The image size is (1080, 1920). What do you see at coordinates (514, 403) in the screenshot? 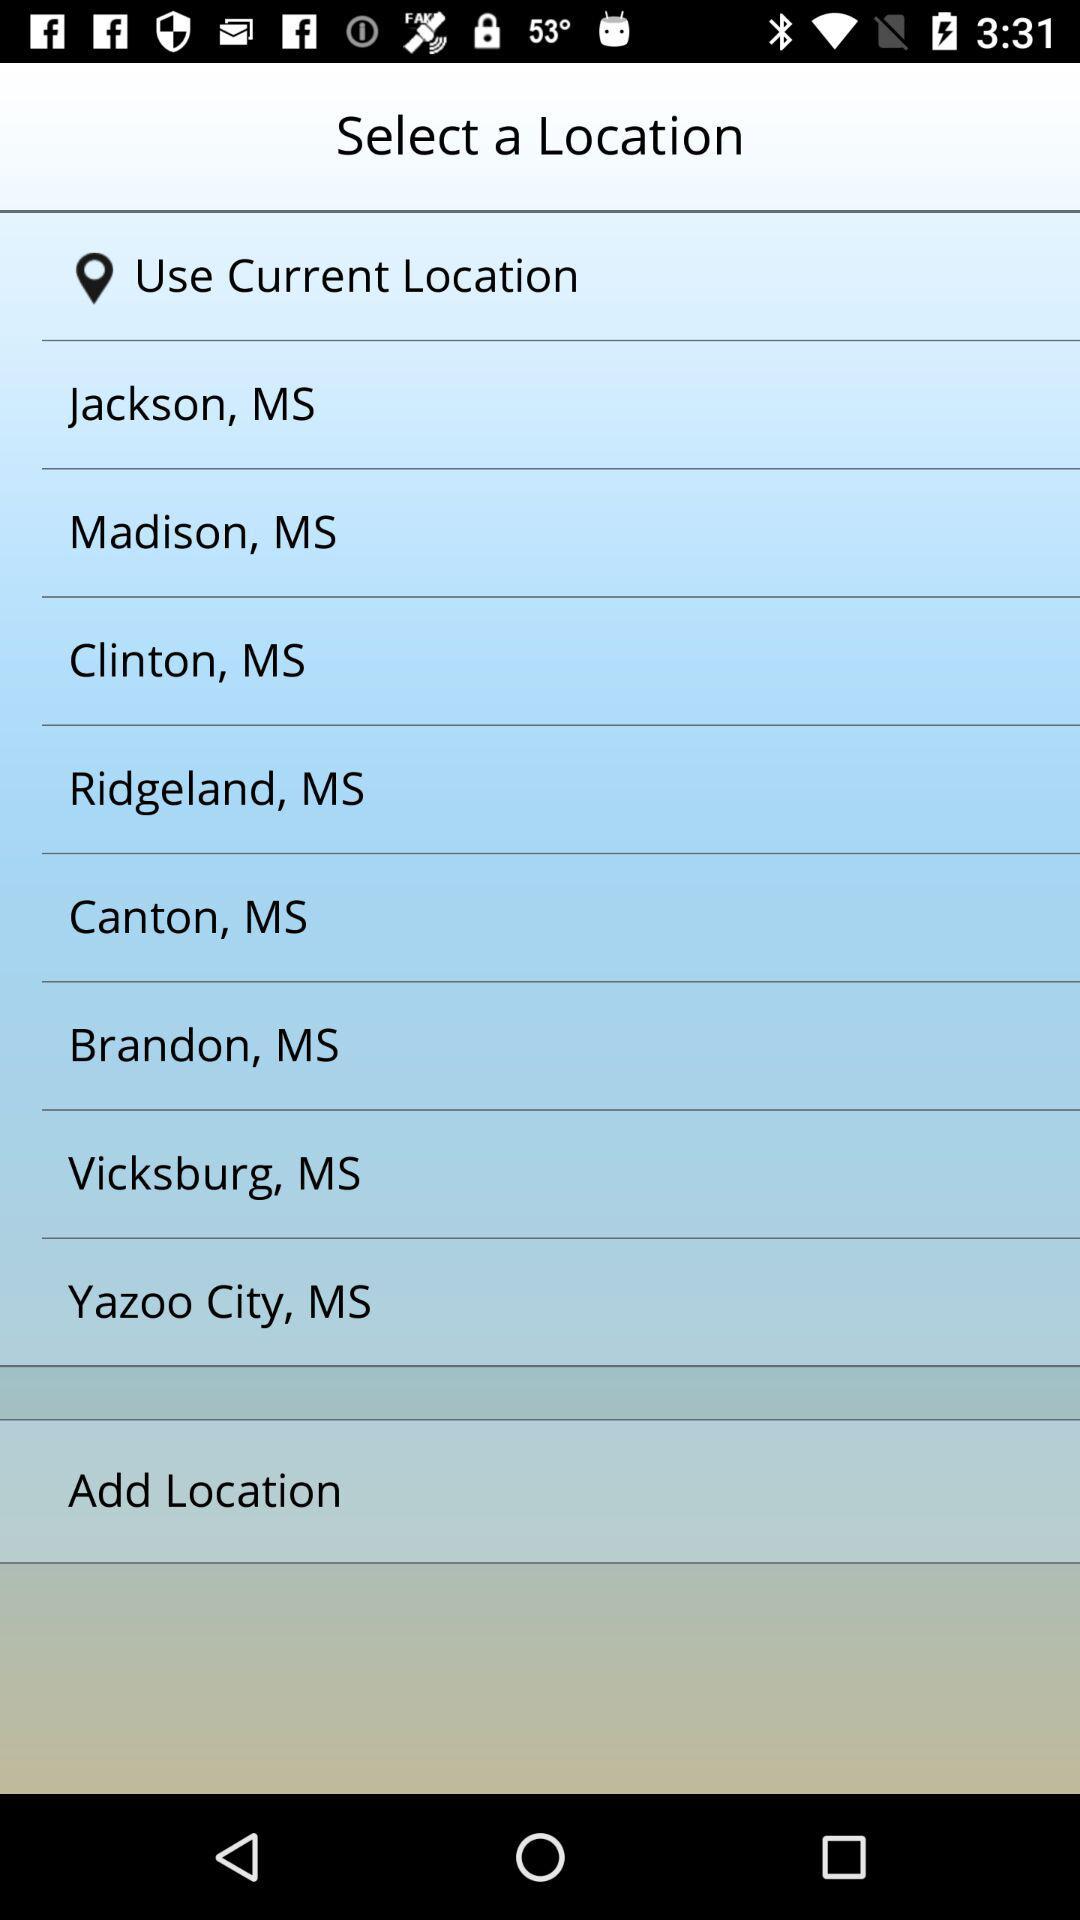
I see `jackson ms` at bounding box center [514, 403].